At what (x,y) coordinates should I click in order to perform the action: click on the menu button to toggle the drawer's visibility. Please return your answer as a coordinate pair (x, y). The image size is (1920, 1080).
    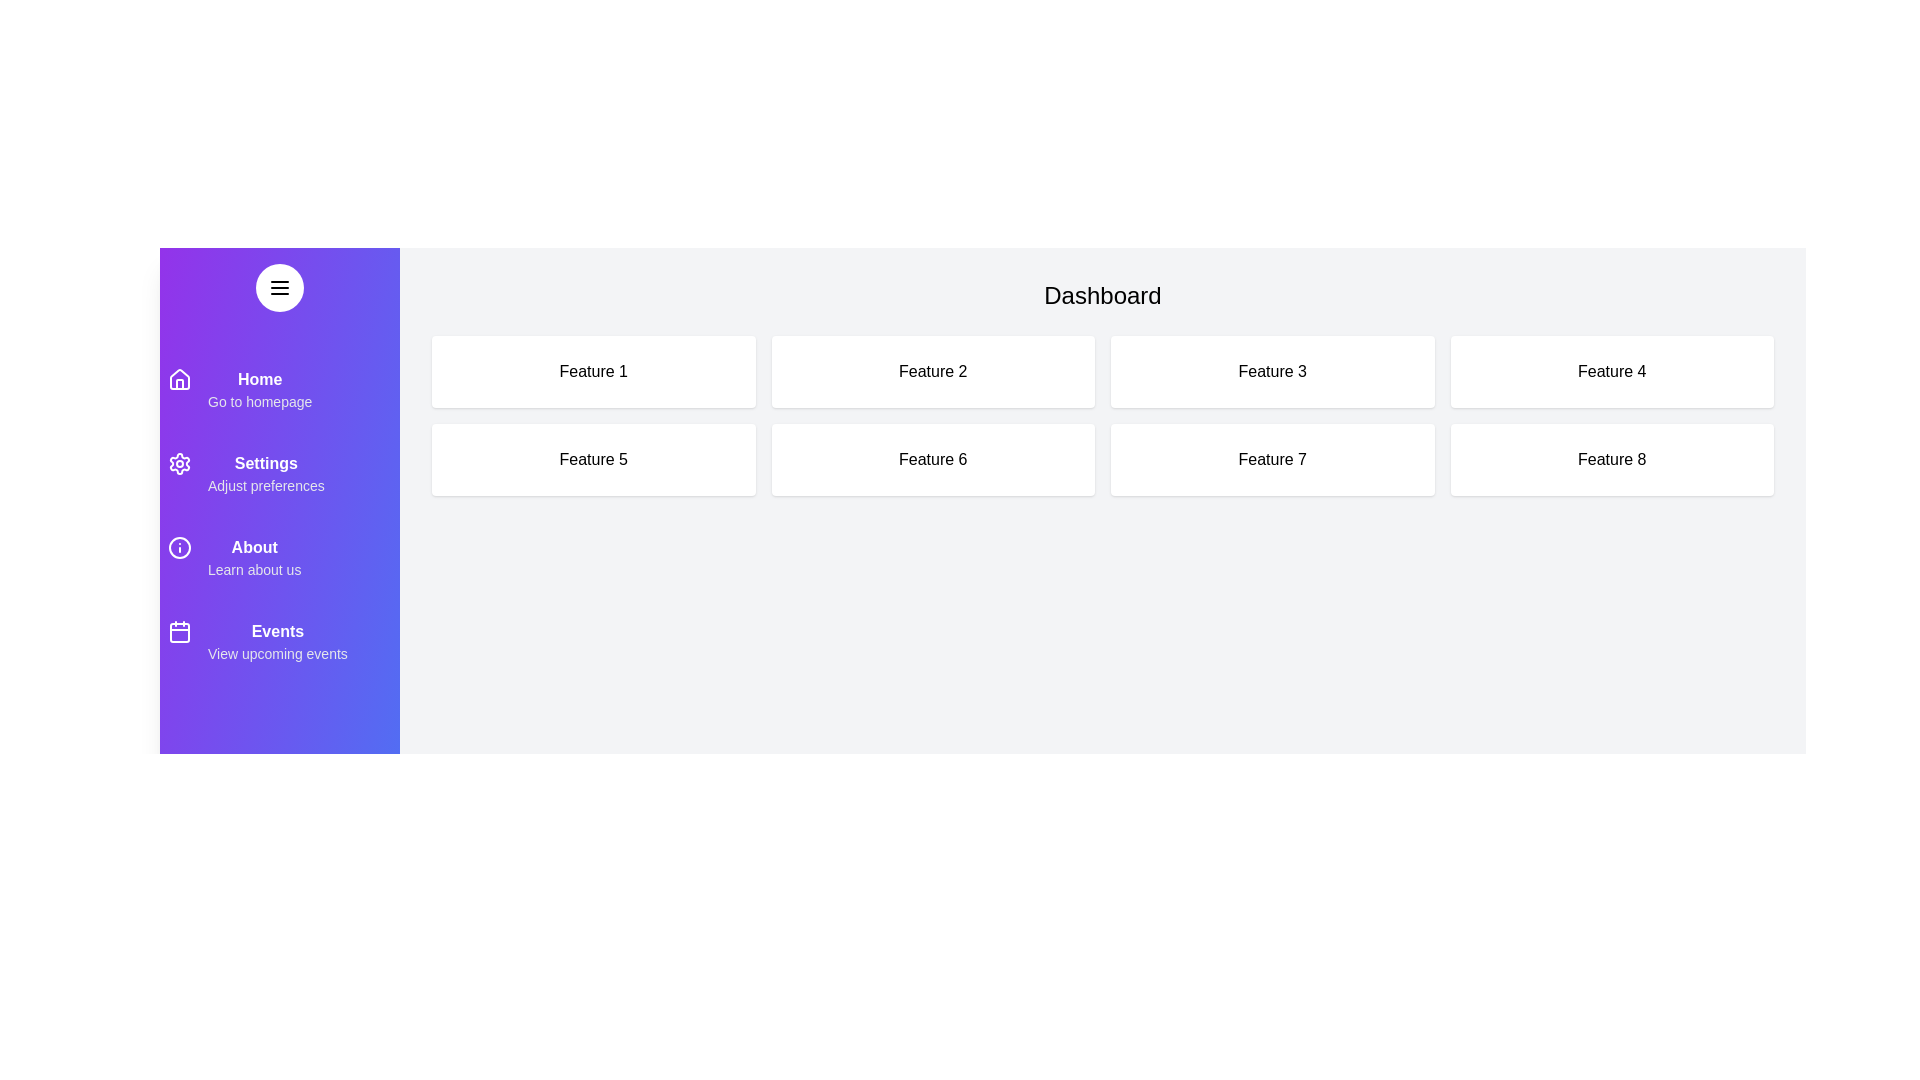
    Looking at the image, I should click on (278, 288).